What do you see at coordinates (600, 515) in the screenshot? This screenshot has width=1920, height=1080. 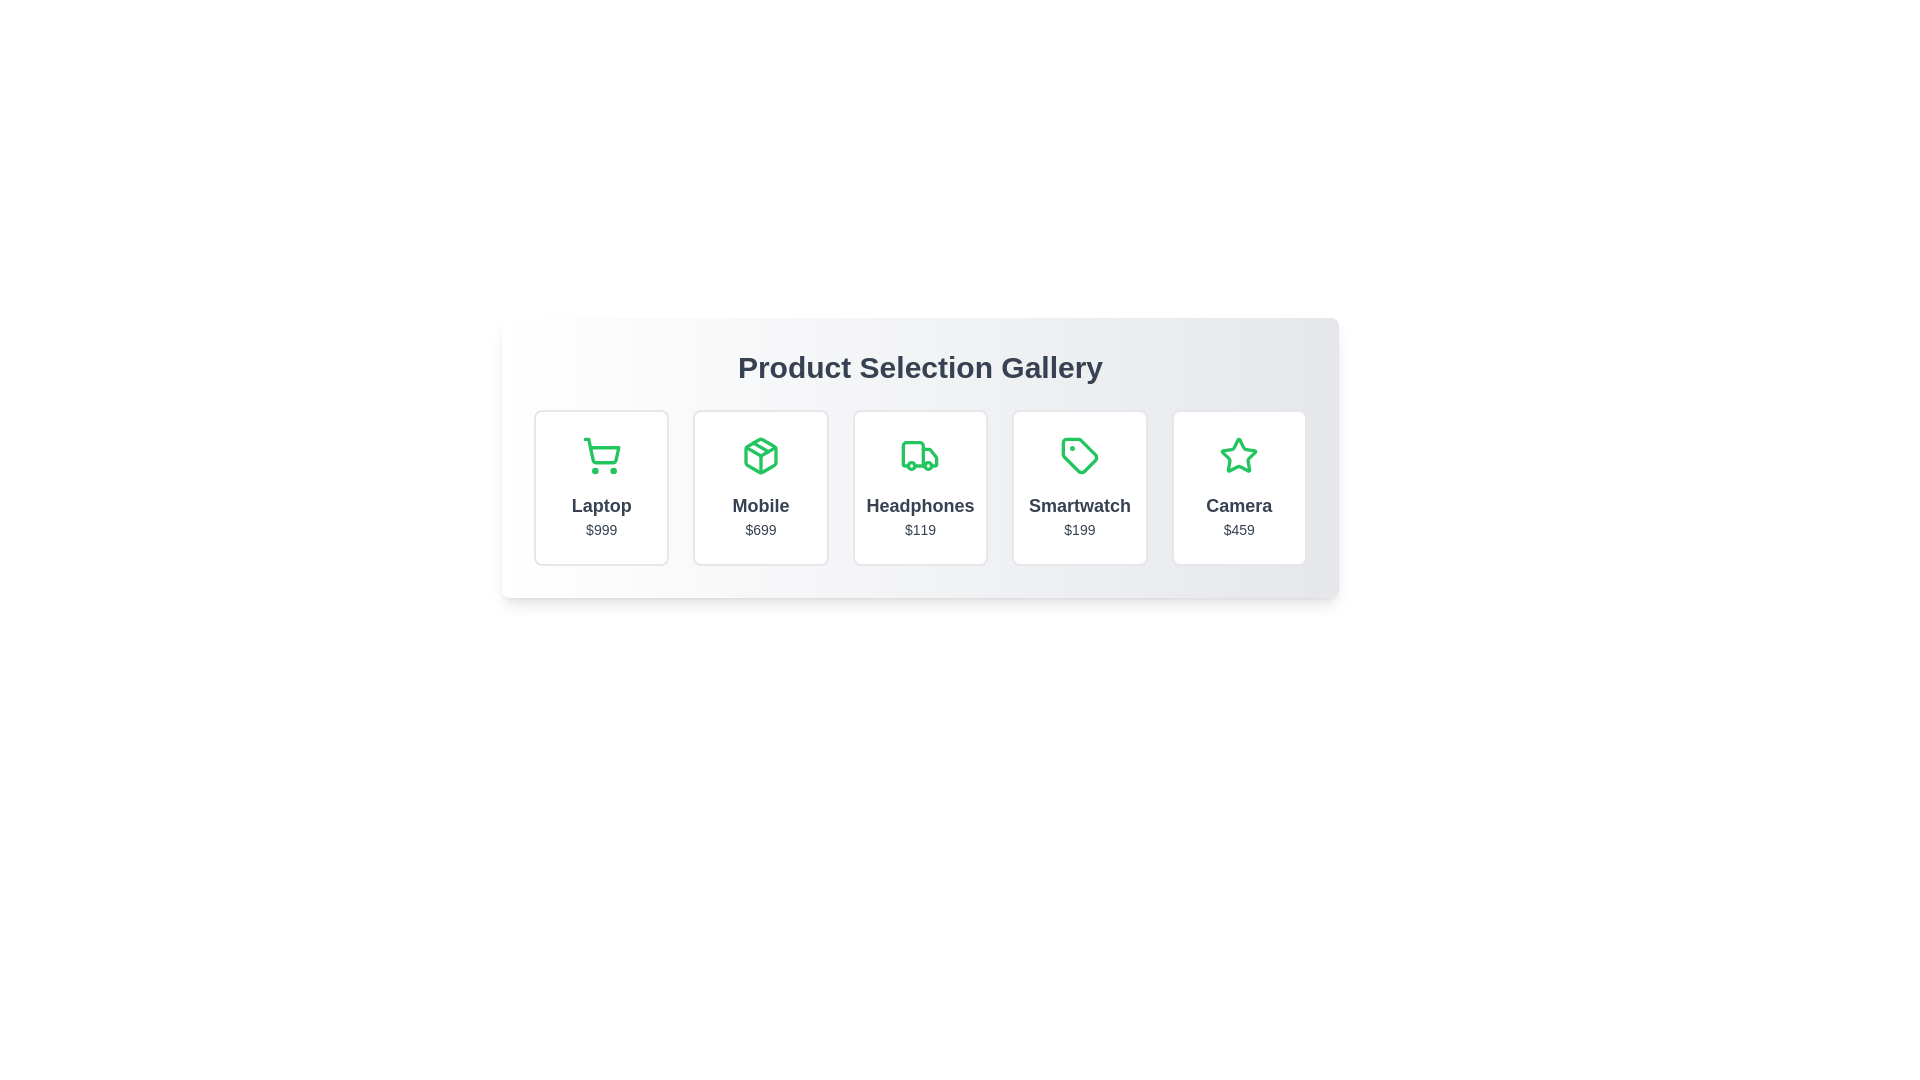 I see `the text element displaying 'Laptop' in bold and '$999' in smaller font, located in the first card of the product selection gallery, directly below the shopping cart icon` at bounding box center [600, 515].